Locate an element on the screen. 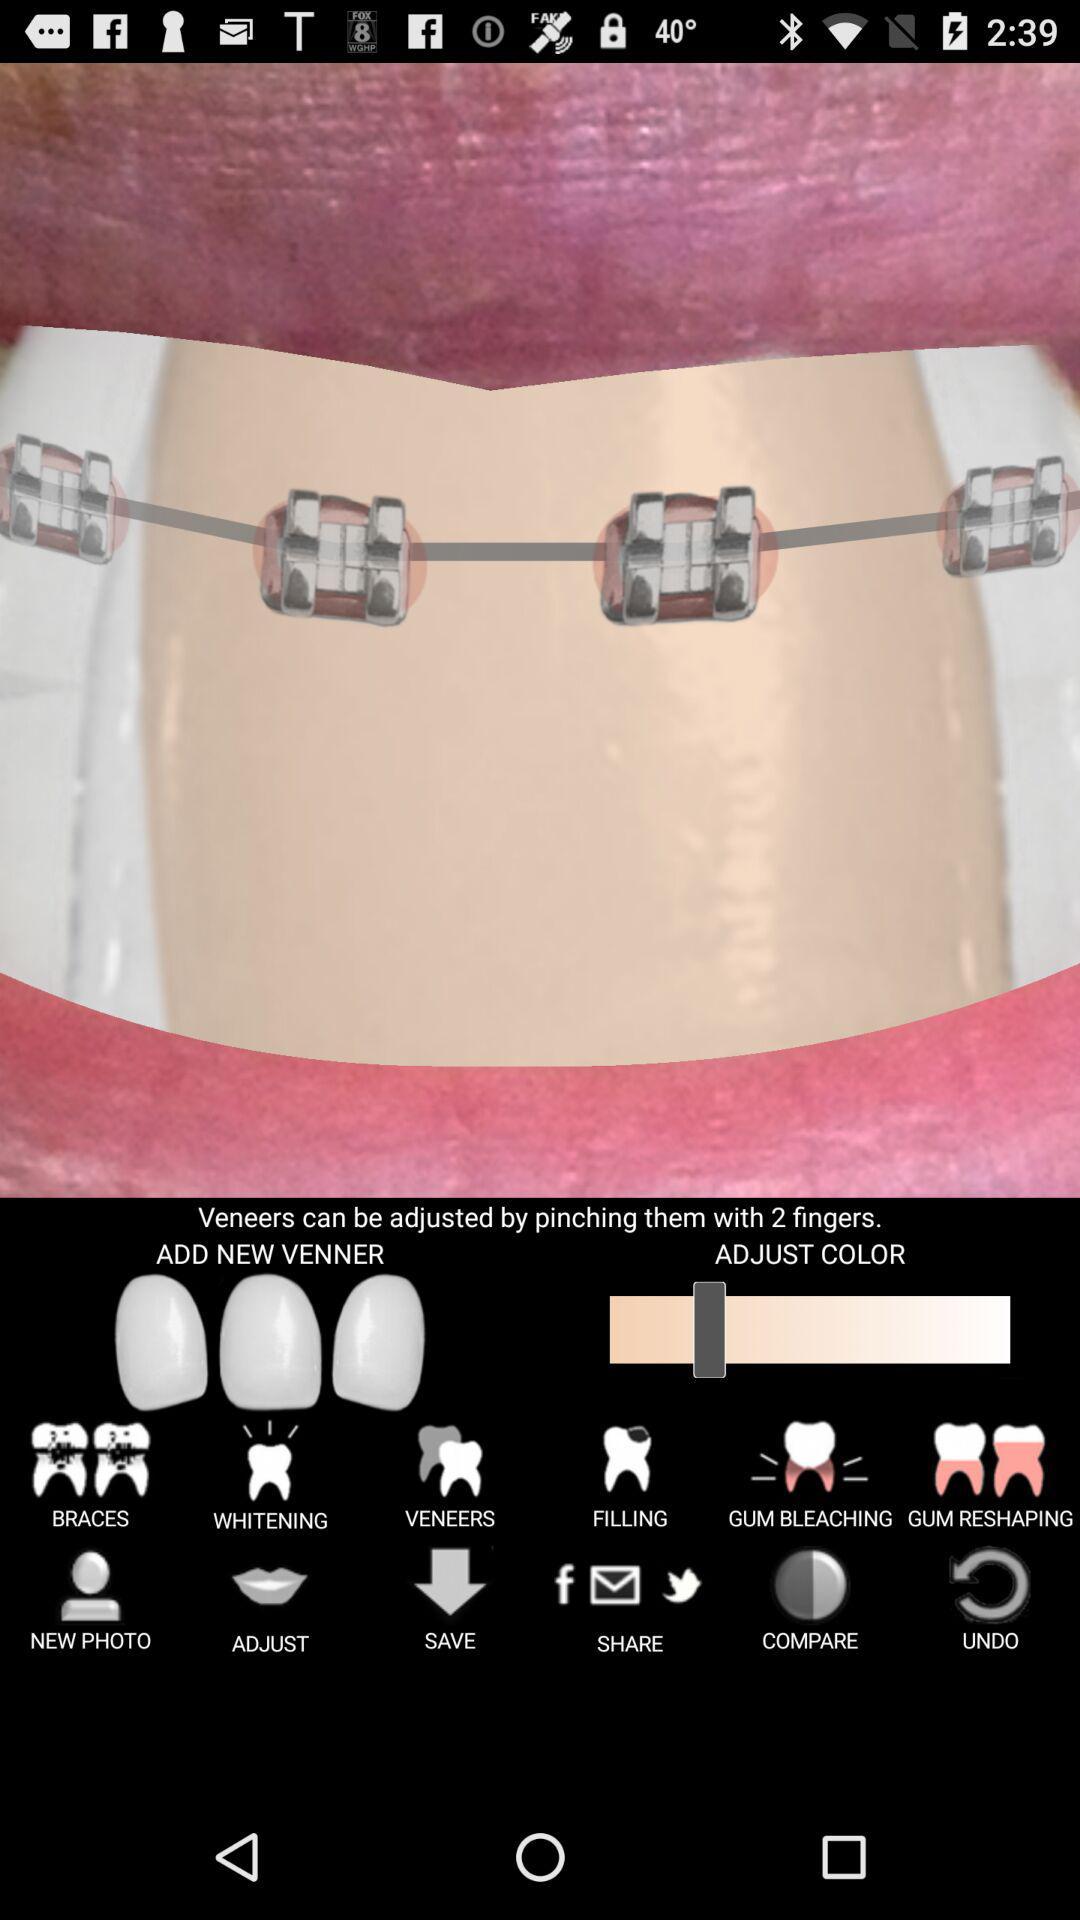 The height and width of the screenshot is (1920, 1080). the button which is next to the braces is located at coordinates (270, 1474).